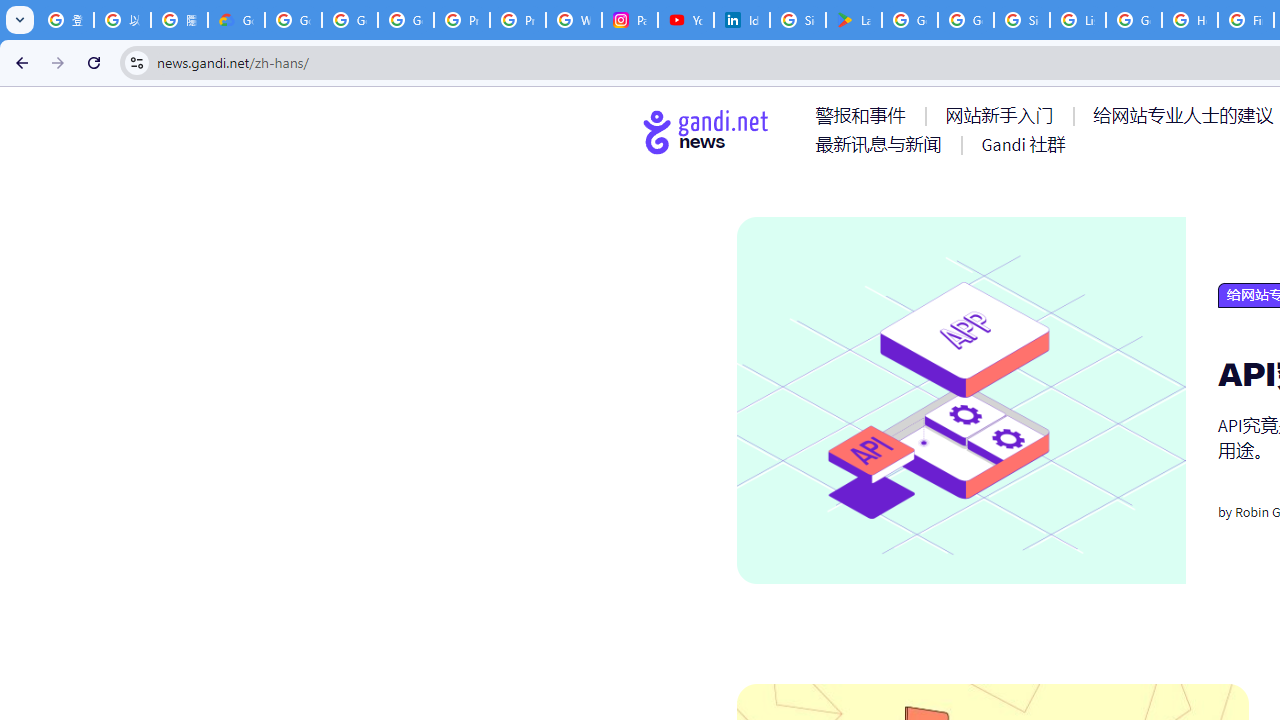 The image size is (1280, 720). Describe the element at coordinates (1023, 143) in the screenshot. I see `'AutomationID: menu-item-77767'` at that location.